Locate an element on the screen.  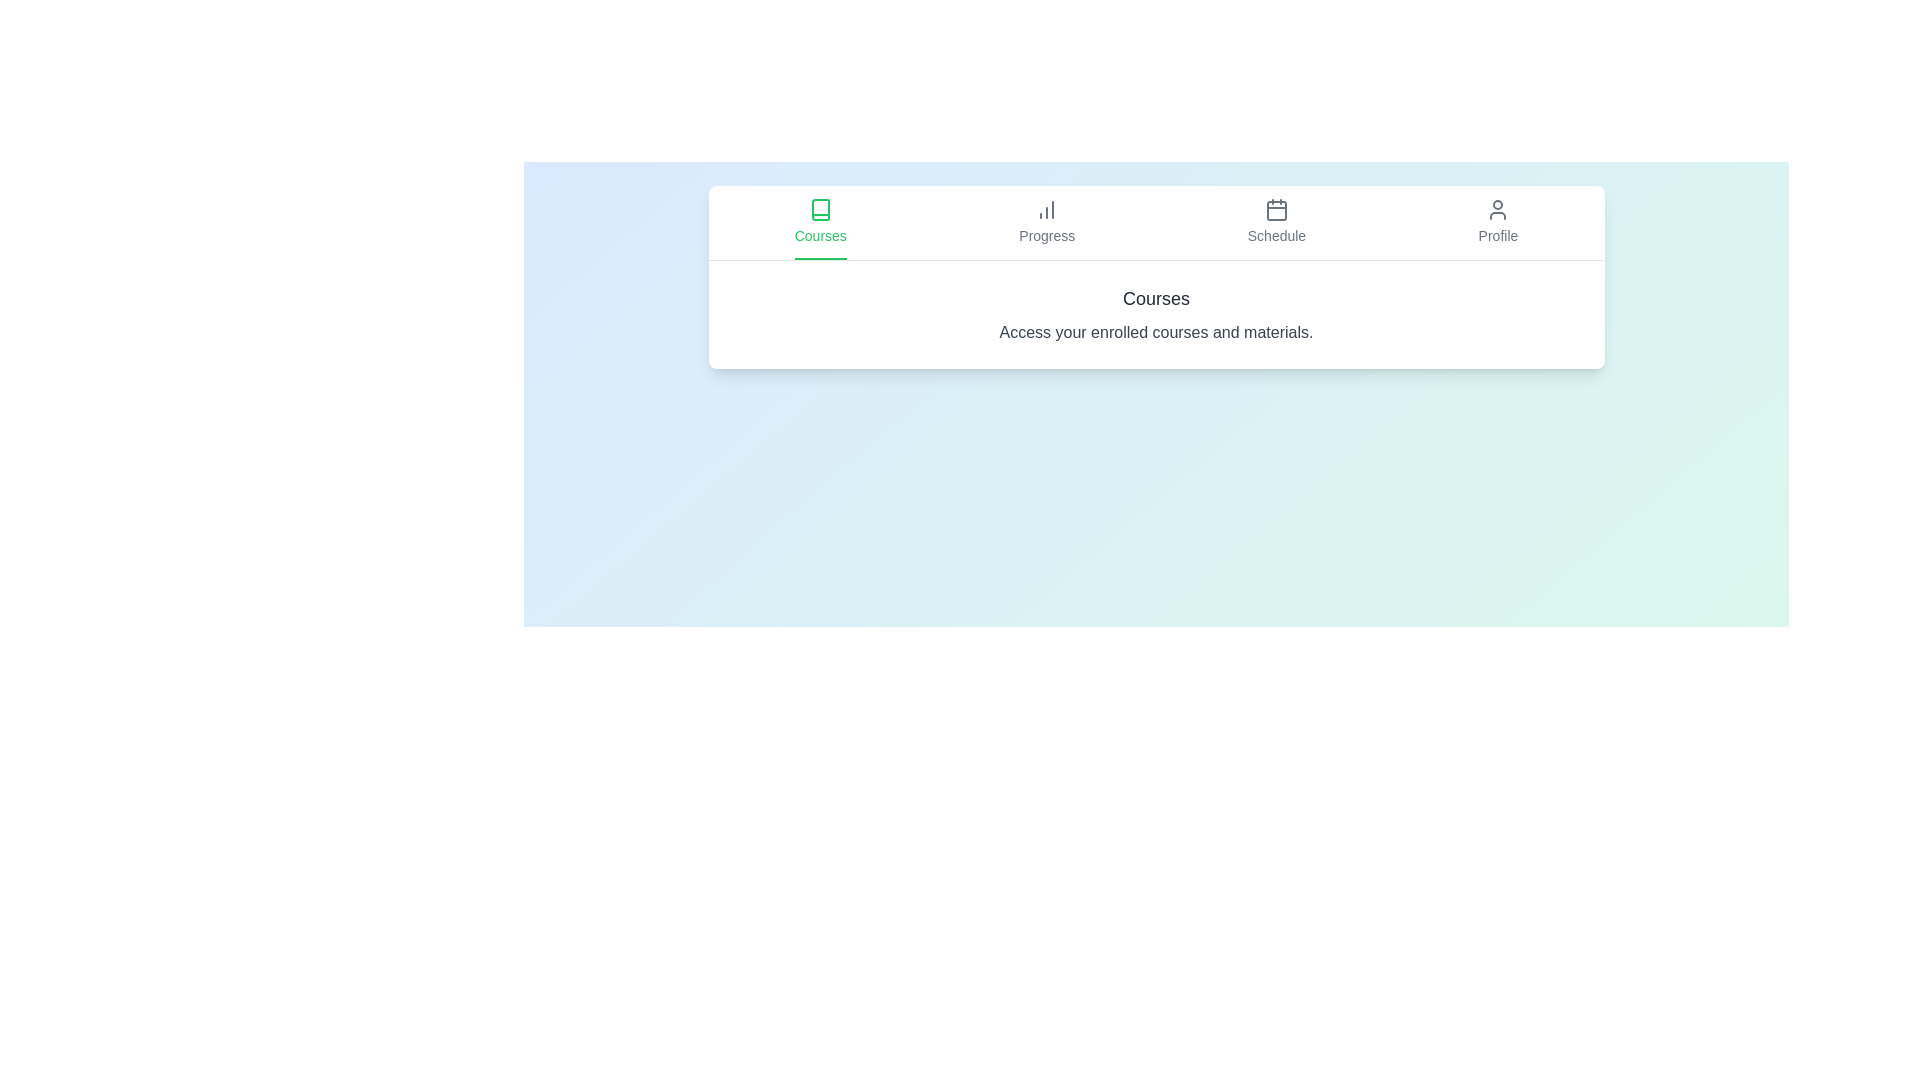
the tab labeled Profile to read its description is located at coordinates (1498, 223).